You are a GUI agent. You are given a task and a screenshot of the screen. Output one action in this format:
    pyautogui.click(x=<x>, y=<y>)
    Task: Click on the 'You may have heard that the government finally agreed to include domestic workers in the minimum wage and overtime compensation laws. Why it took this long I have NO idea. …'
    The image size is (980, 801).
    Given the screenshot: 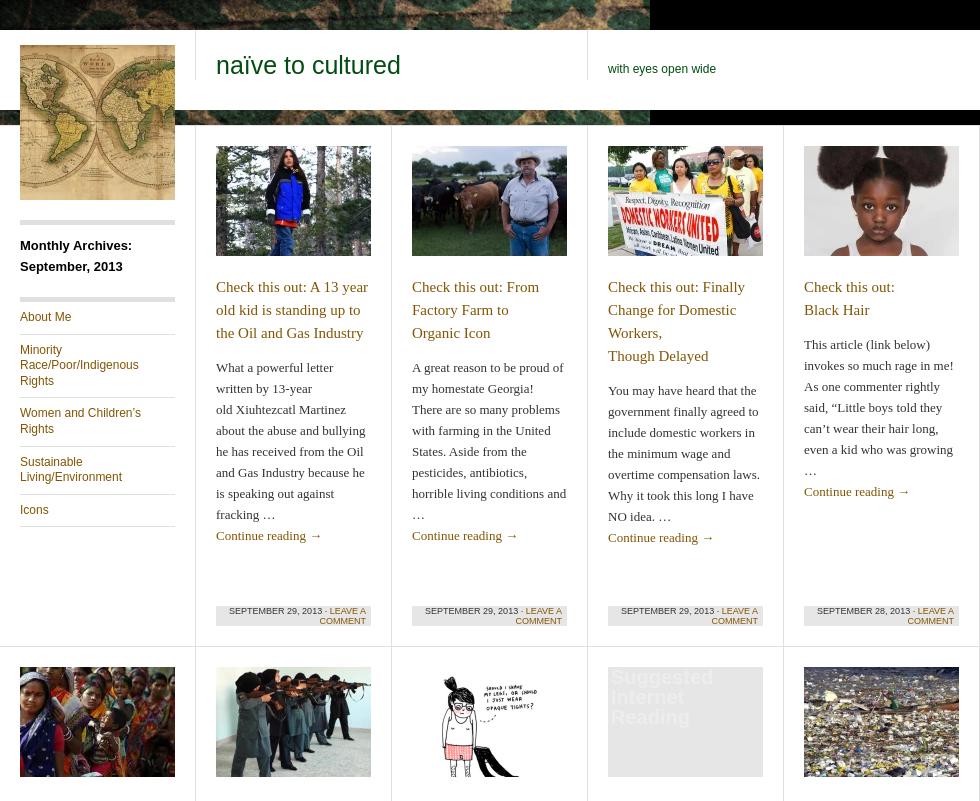 What is the action you would take?
    pyautogui.click(x=684, y=453)
    